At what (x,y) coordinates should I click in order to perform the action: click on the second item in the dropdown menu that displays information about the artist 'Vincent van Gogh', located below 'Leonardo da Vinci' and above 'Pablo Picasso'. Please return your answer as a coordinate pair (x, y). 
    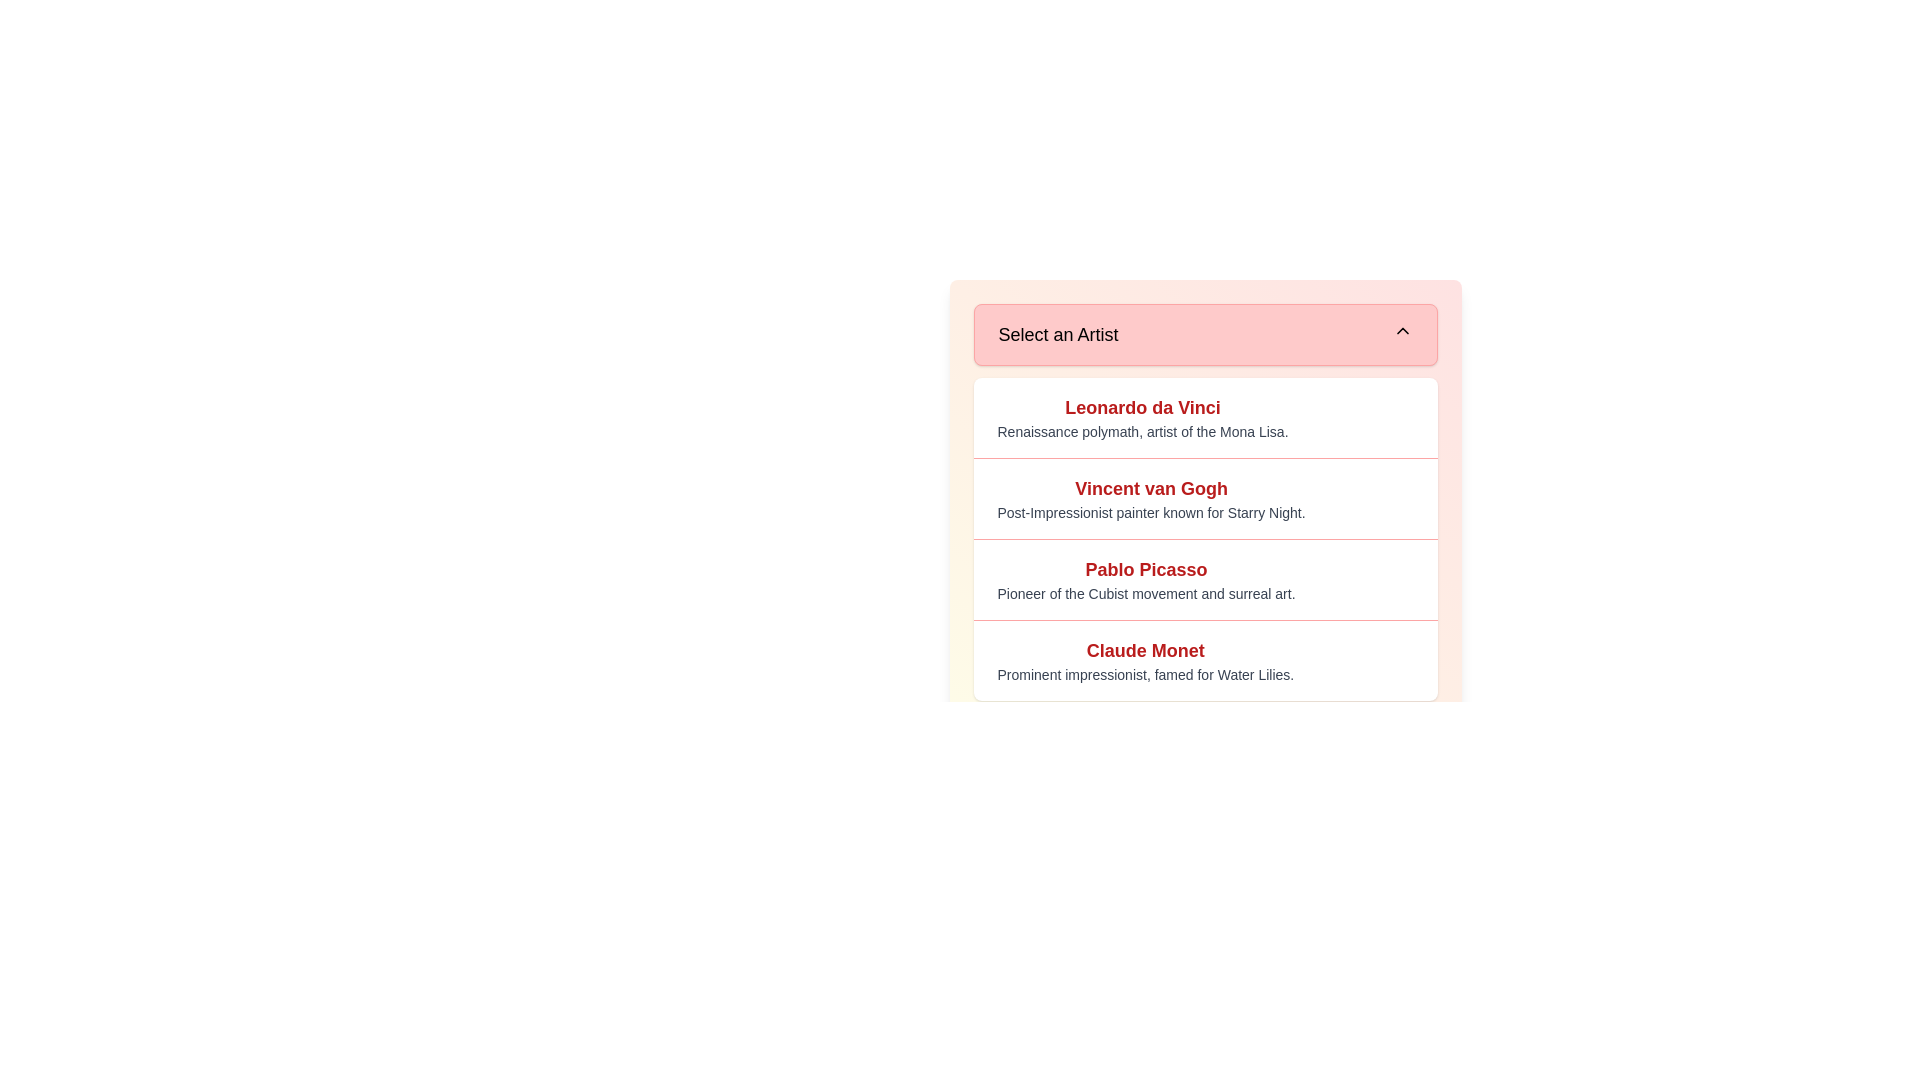
    Looking at the image, I should click on (1204, 459).